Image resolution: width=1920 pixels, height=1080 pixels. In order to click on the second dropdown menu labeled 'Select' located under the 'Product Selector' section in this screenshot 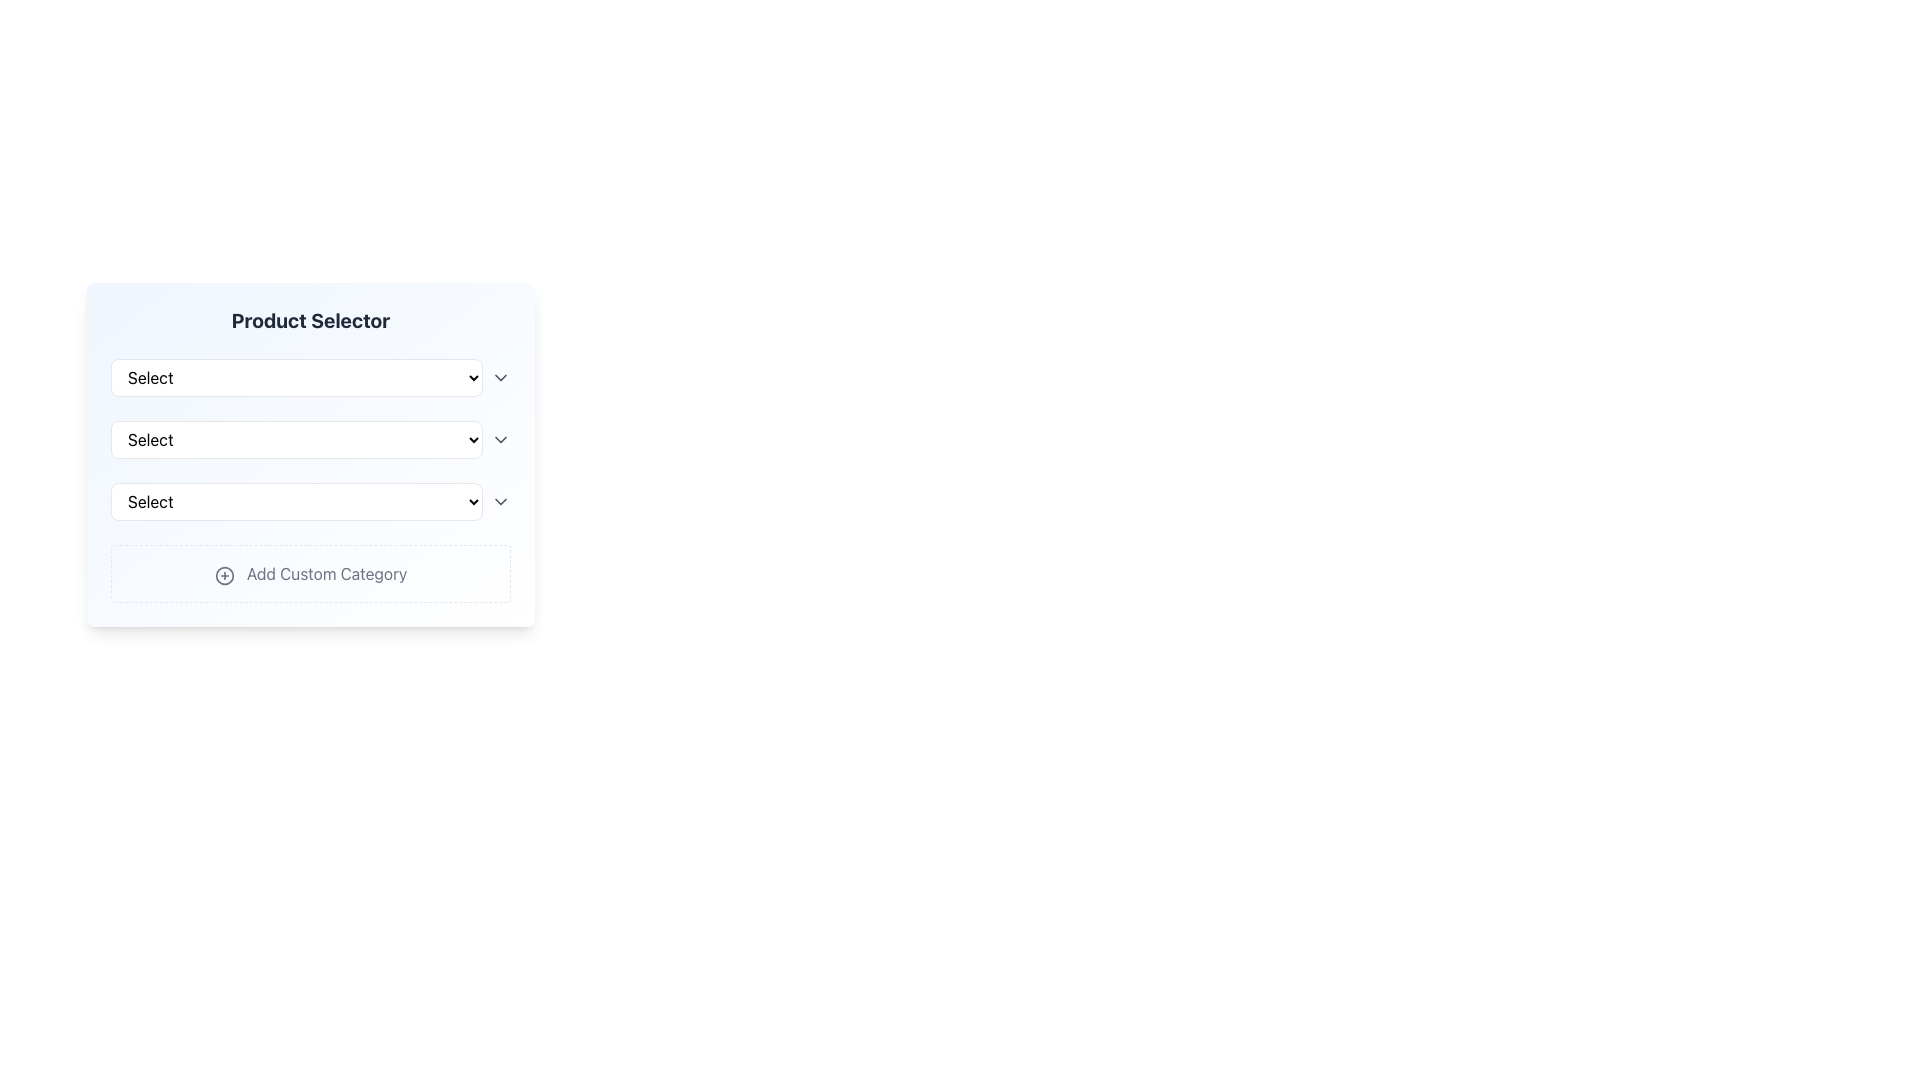, I will do `click(310, 438)`.